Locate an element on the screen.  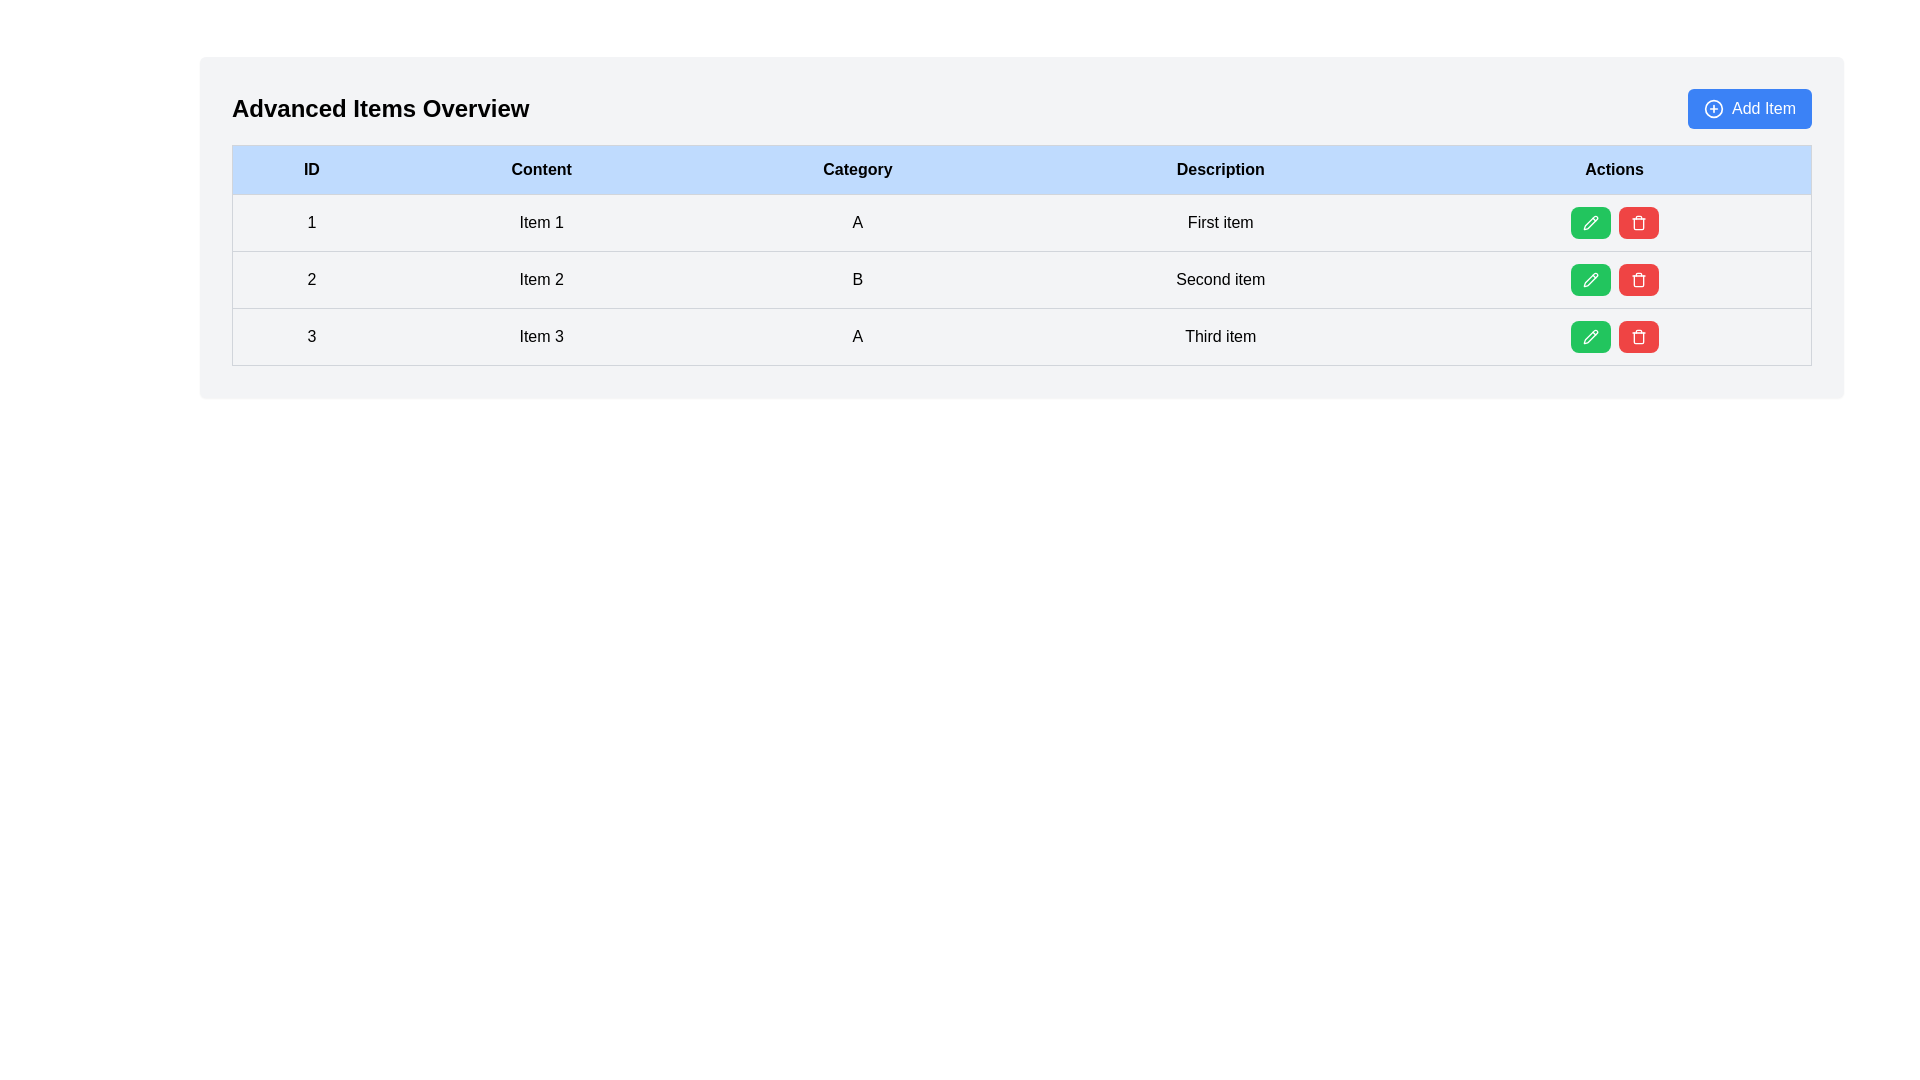
the Table Header Cell displaying 'ID', which is the first header cell in the table with a light blue background and bold center-aligned text is located at coordinates (310, 168).